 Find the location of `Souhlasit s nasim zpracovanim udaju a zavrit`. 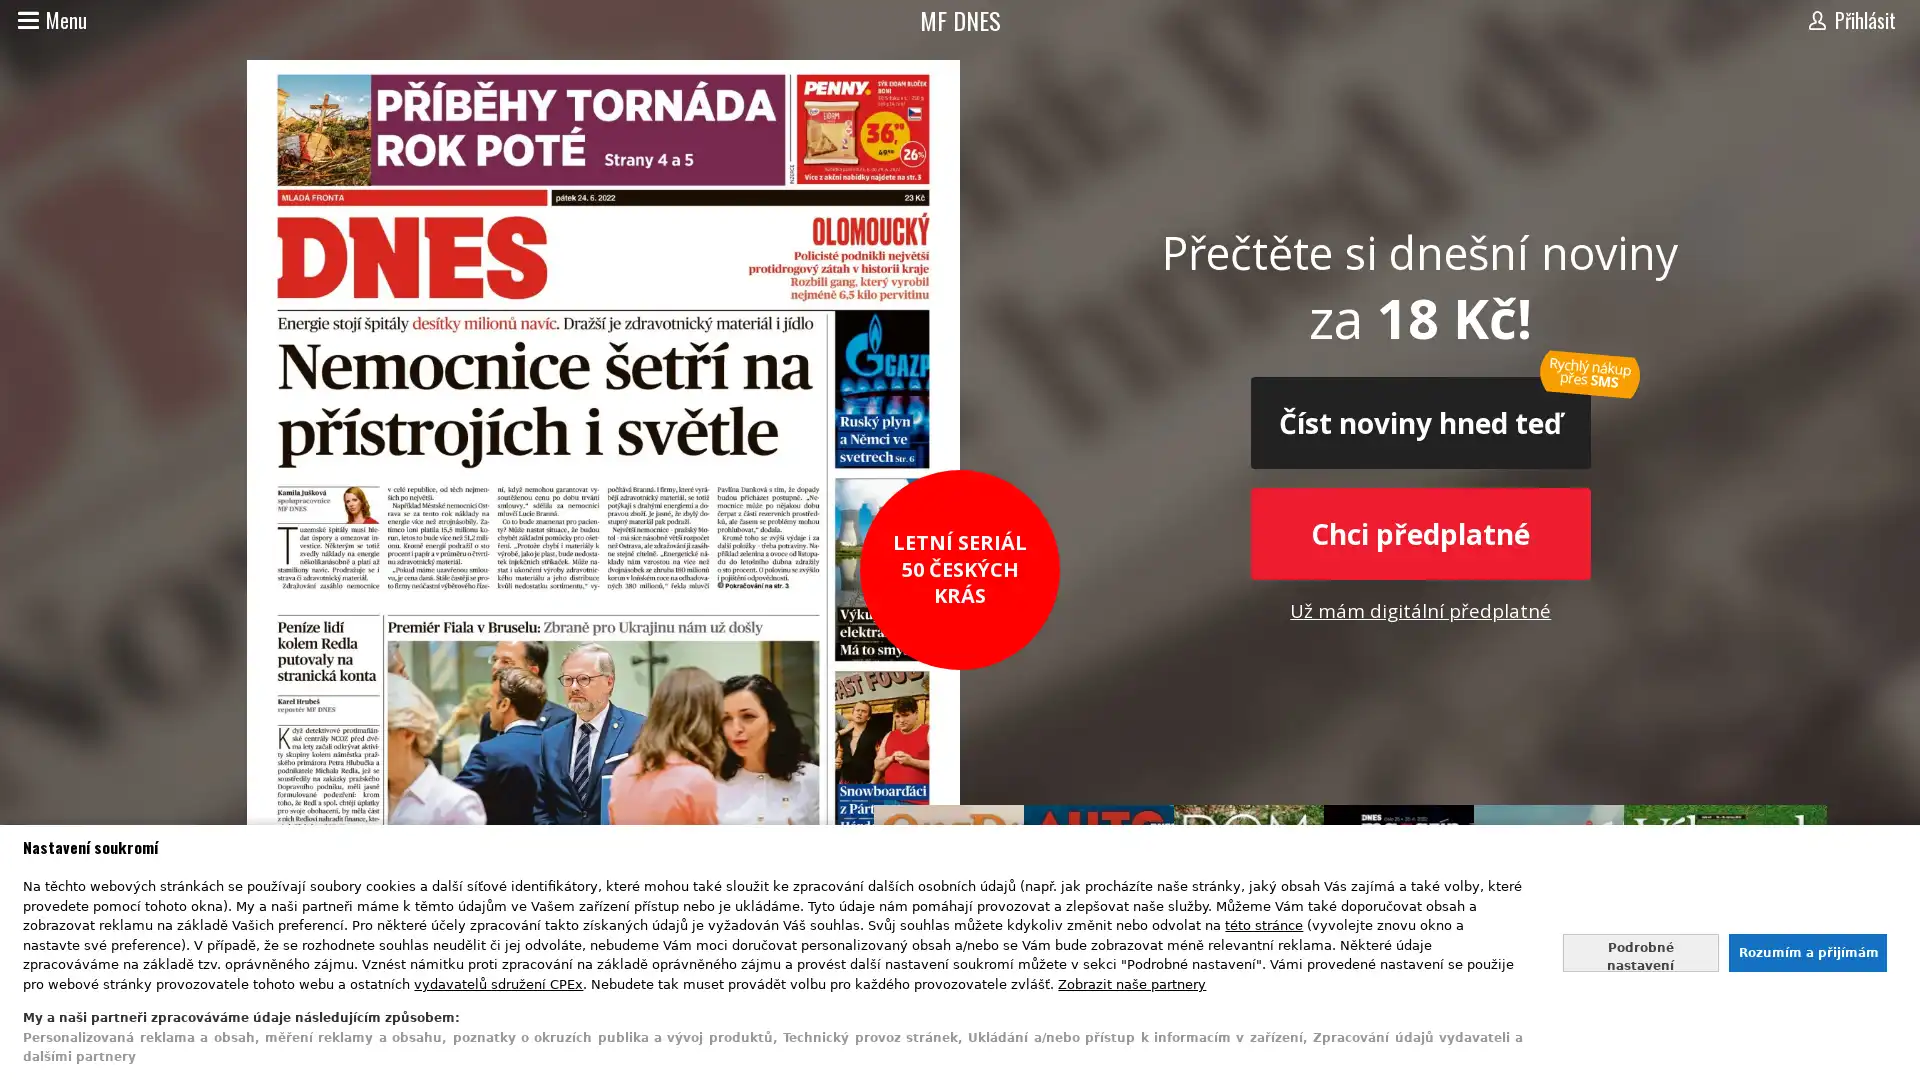

Souhlasit s nasim zpracovanim udaju a zavrit is located at coordinates (1806, 951).